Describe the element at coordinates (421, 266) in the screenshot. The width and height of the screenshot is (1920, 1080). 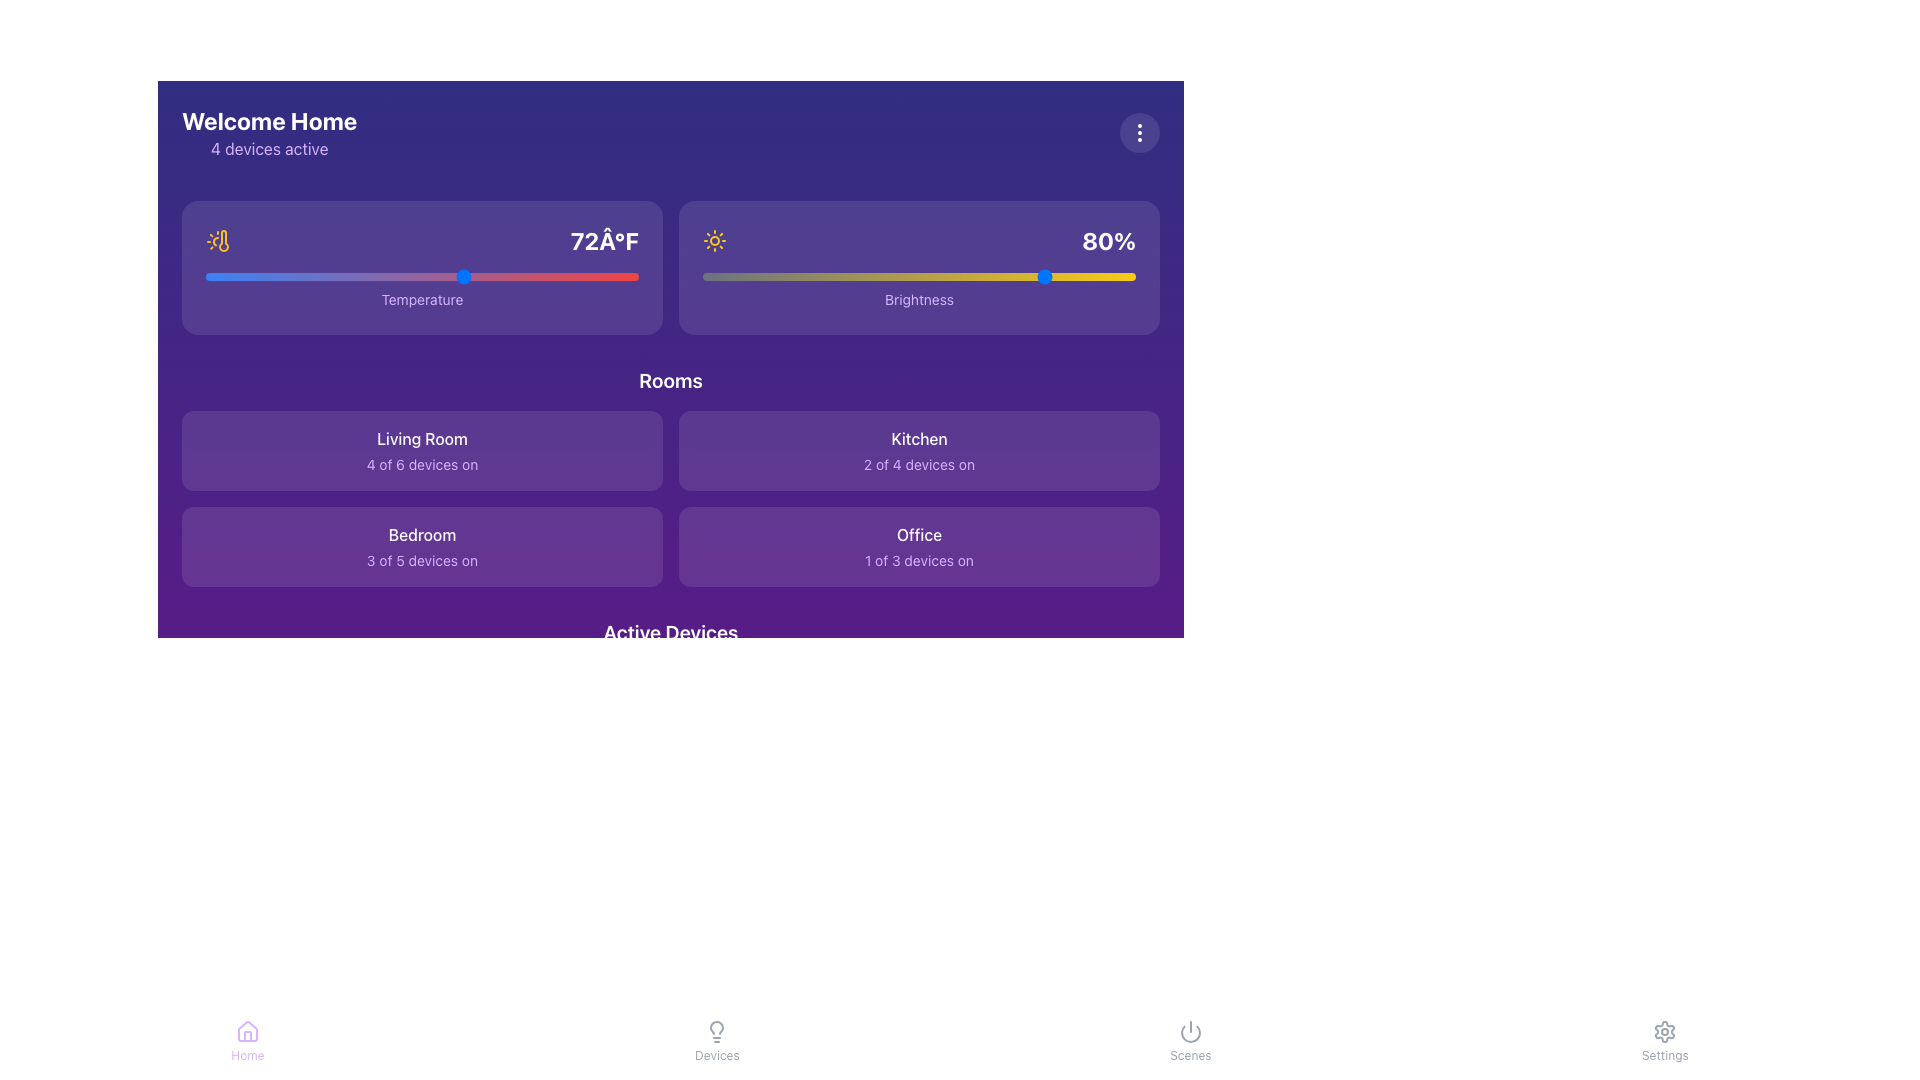
I see `the temperature slider control for keyboard adjustment, identified by its rectangular shape, blue tick, and temperature display of 72°F` at that location.